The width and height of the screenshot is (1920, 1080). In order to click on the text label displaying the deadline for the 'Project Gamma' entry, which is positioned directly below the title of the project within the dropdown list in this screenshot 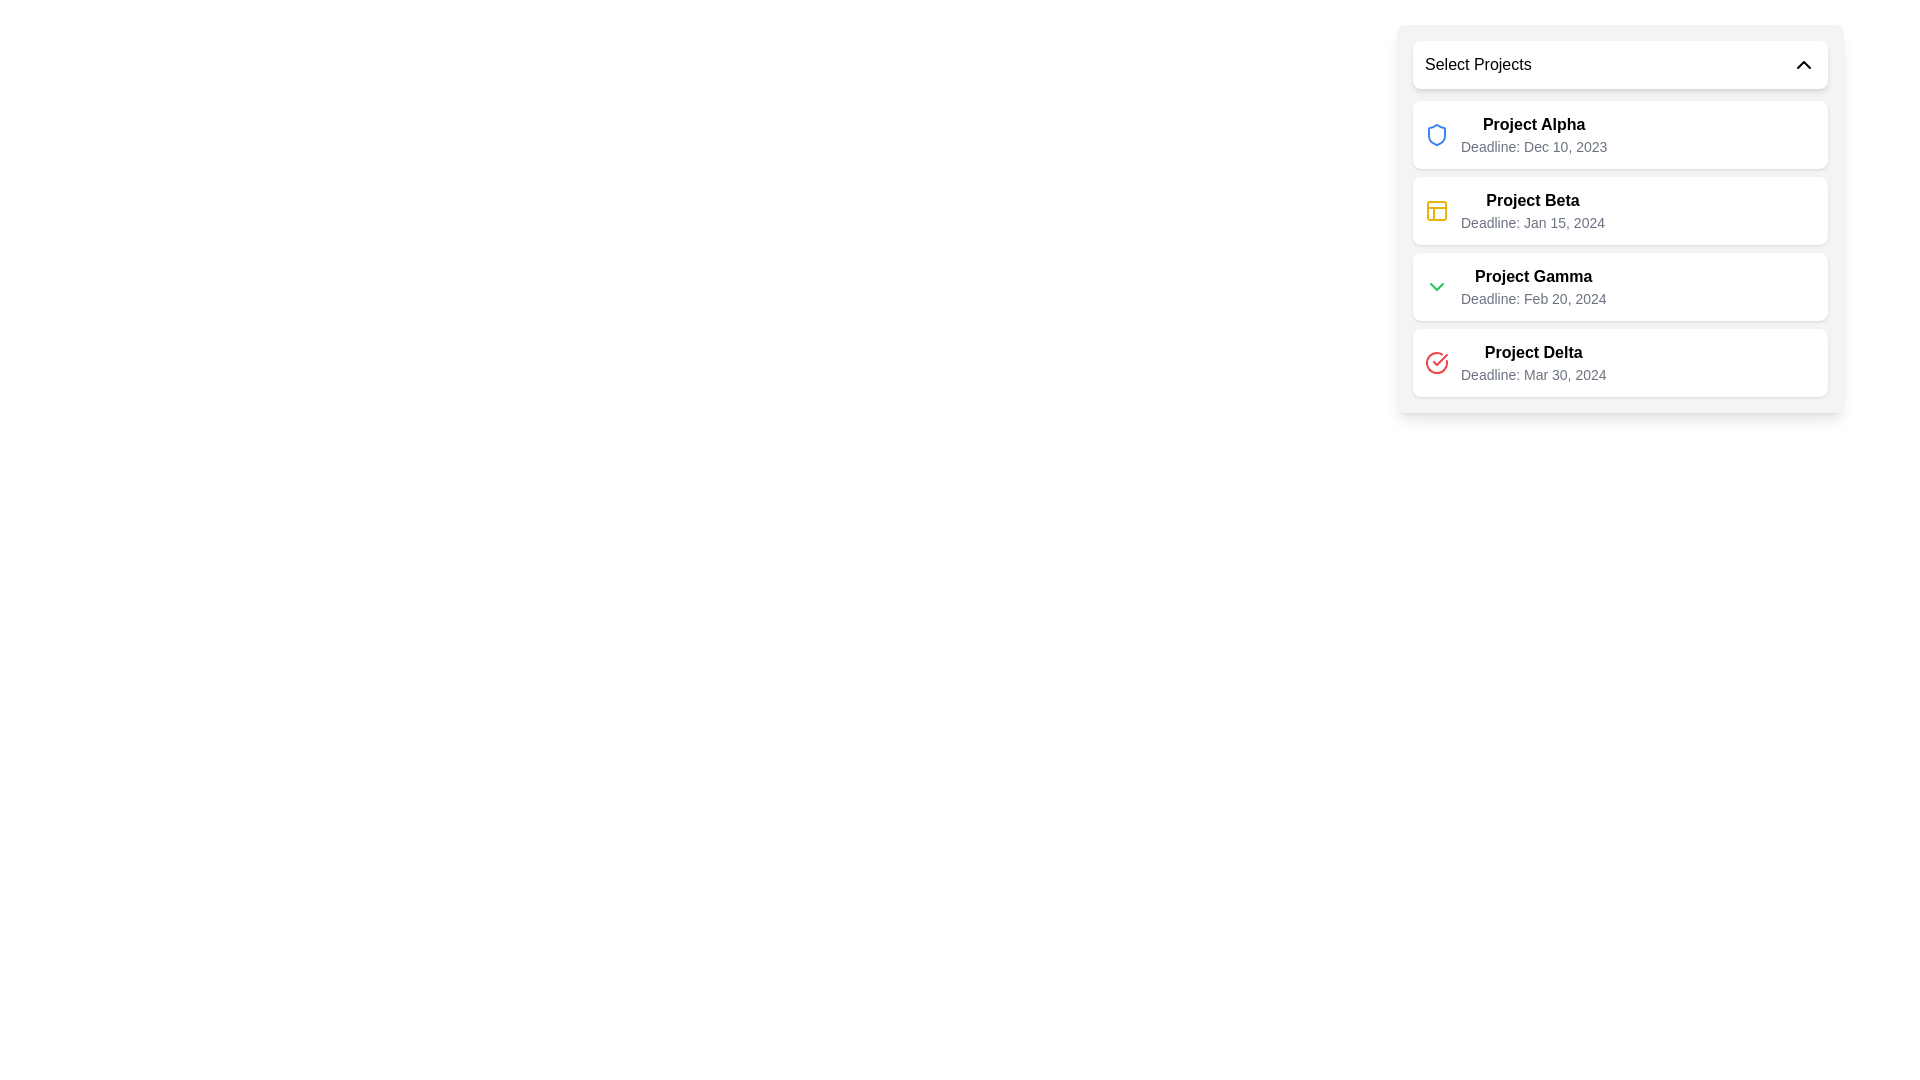, I will do `click(1532, 299)`.